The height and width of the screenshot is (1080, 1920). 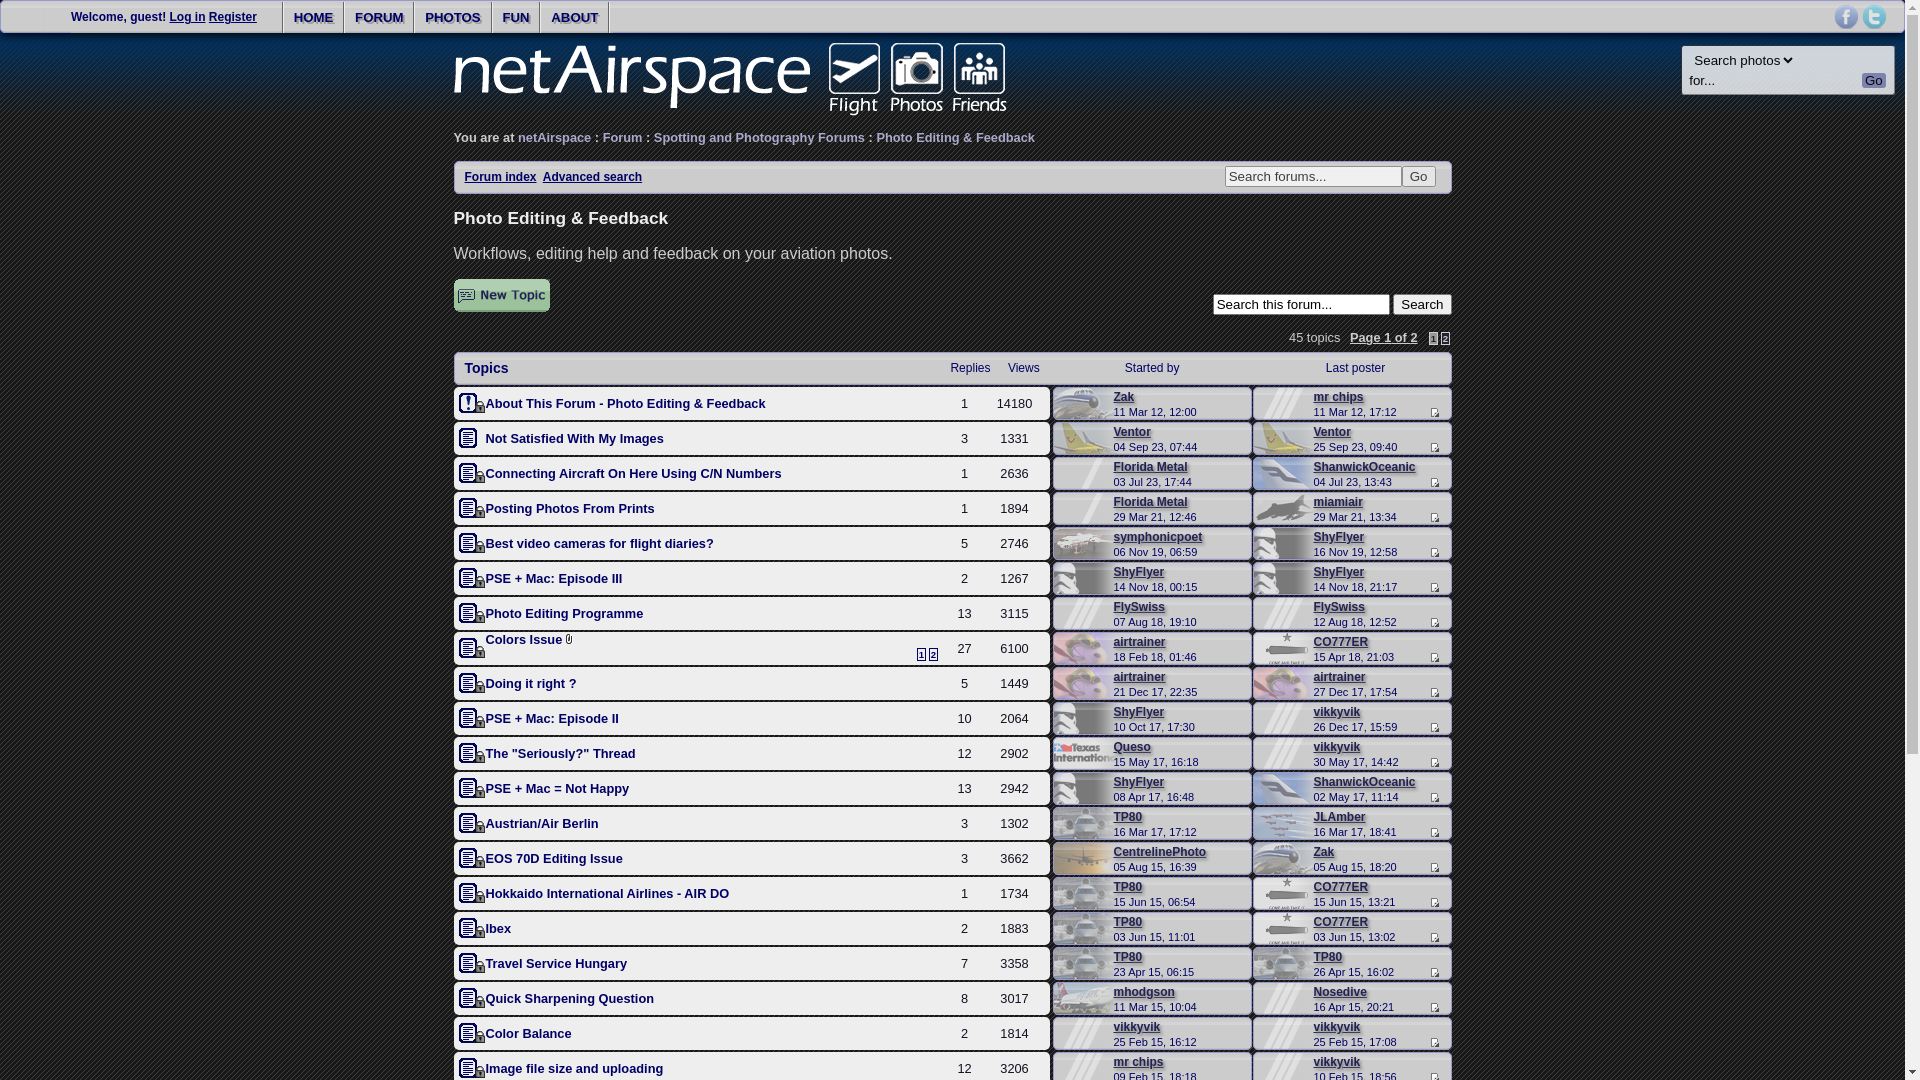 What do you see at coordinates (573, 17) in the screenshot?
I see `'ABOUT'` at bounding box center [573, 17].